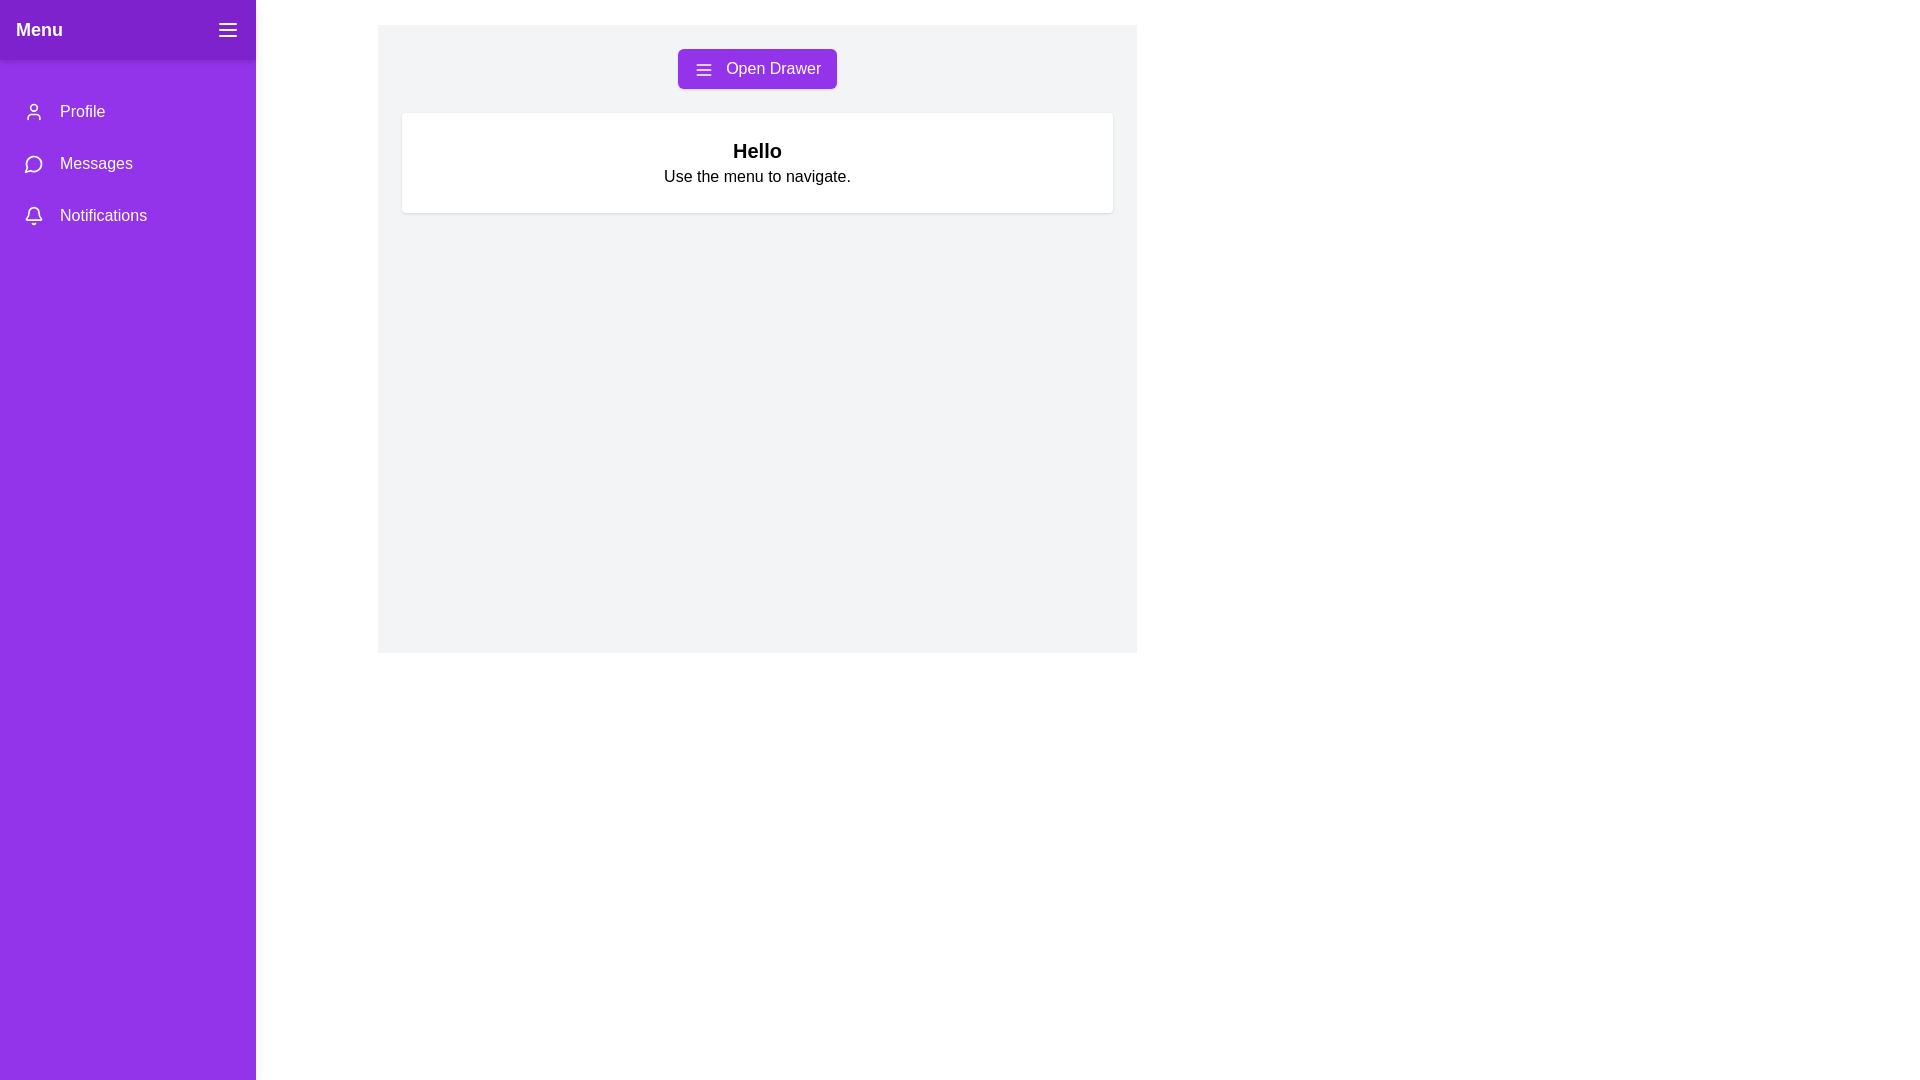 The height and width of the screenshot is (1080, 1920). What do you see at coordinates (33, 212) in the screenshot?
I see `the notification icon` at bounding box center [33, 212].